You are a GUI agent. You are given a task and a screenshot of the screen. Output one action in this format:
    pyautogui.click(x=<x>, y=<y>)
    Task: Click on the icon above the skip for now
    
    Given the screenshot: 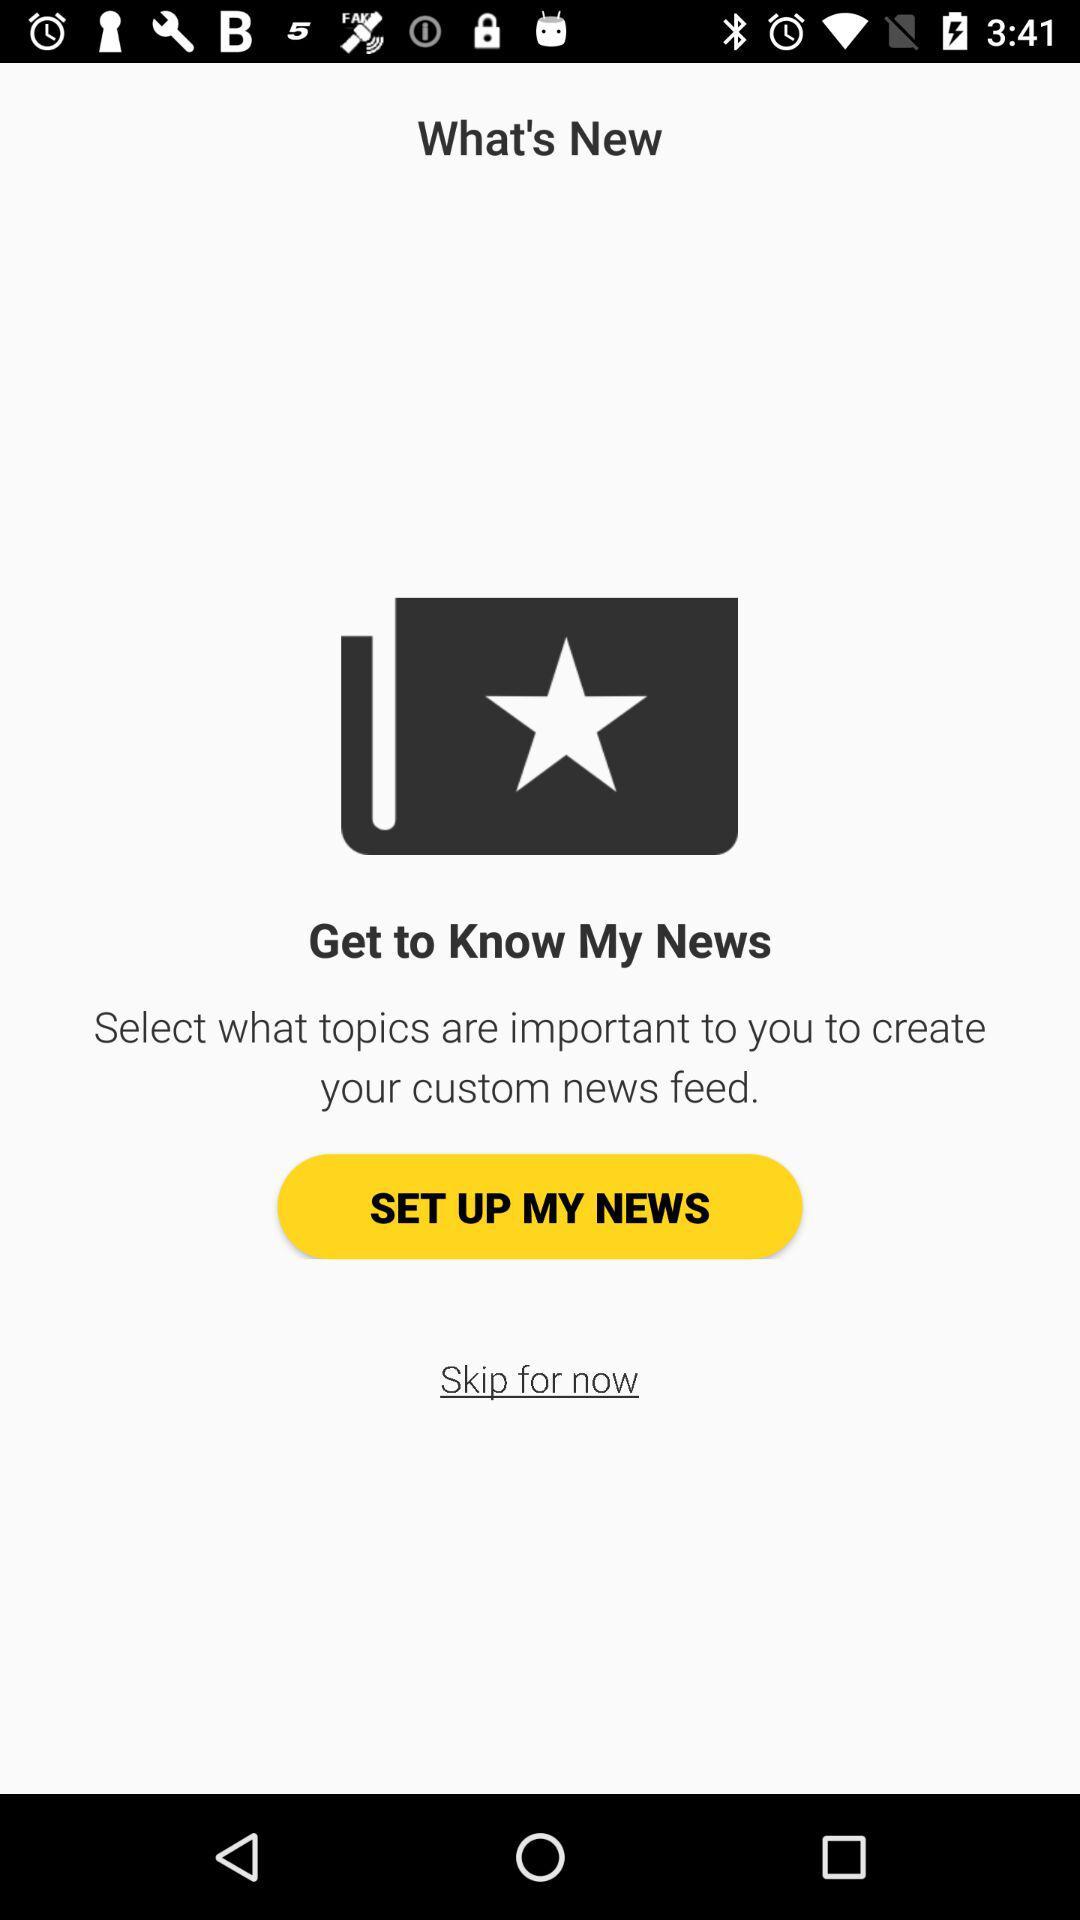 What is the action you would take?
    pyautogui.click(x=540, y=1205)
    